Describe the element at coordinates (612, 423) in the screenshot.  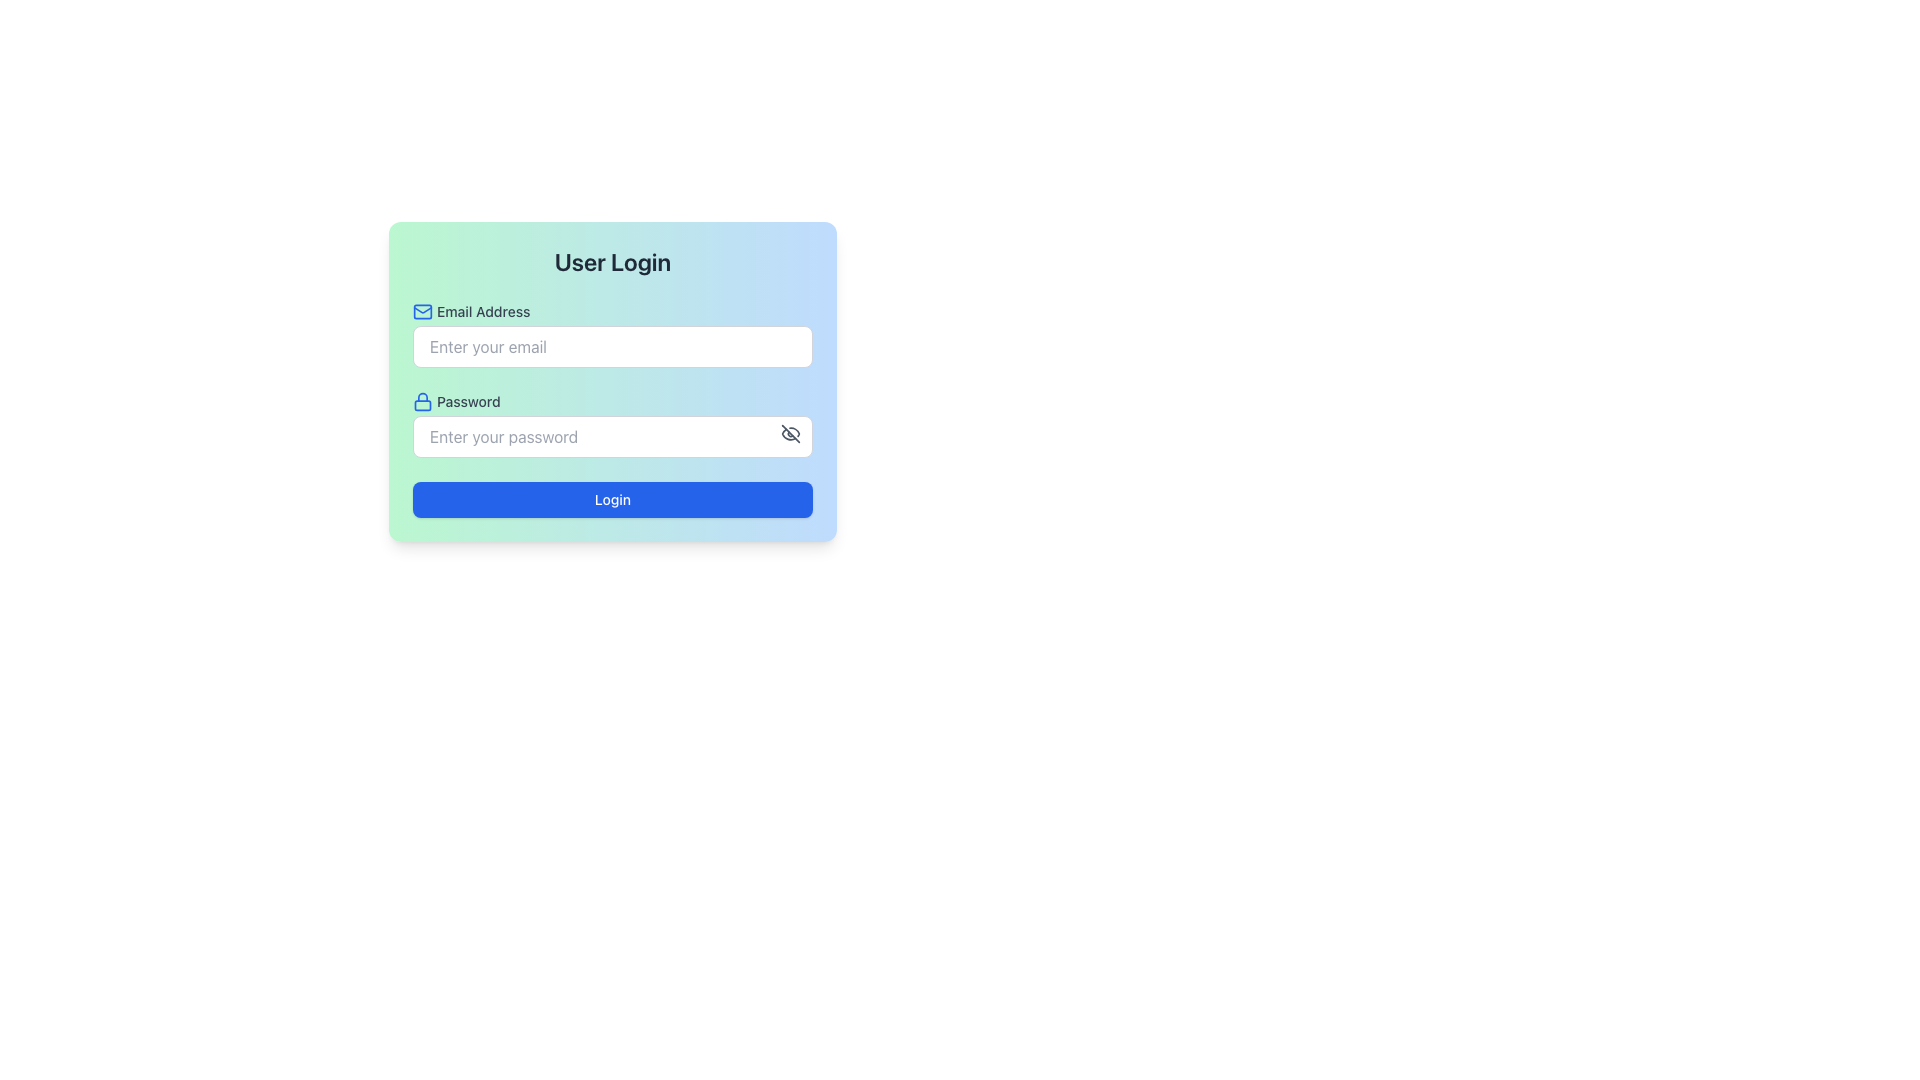
I see `the Password Input Field, which is labeled 'Password' and features a lock icon, to select the entered text` at that location.